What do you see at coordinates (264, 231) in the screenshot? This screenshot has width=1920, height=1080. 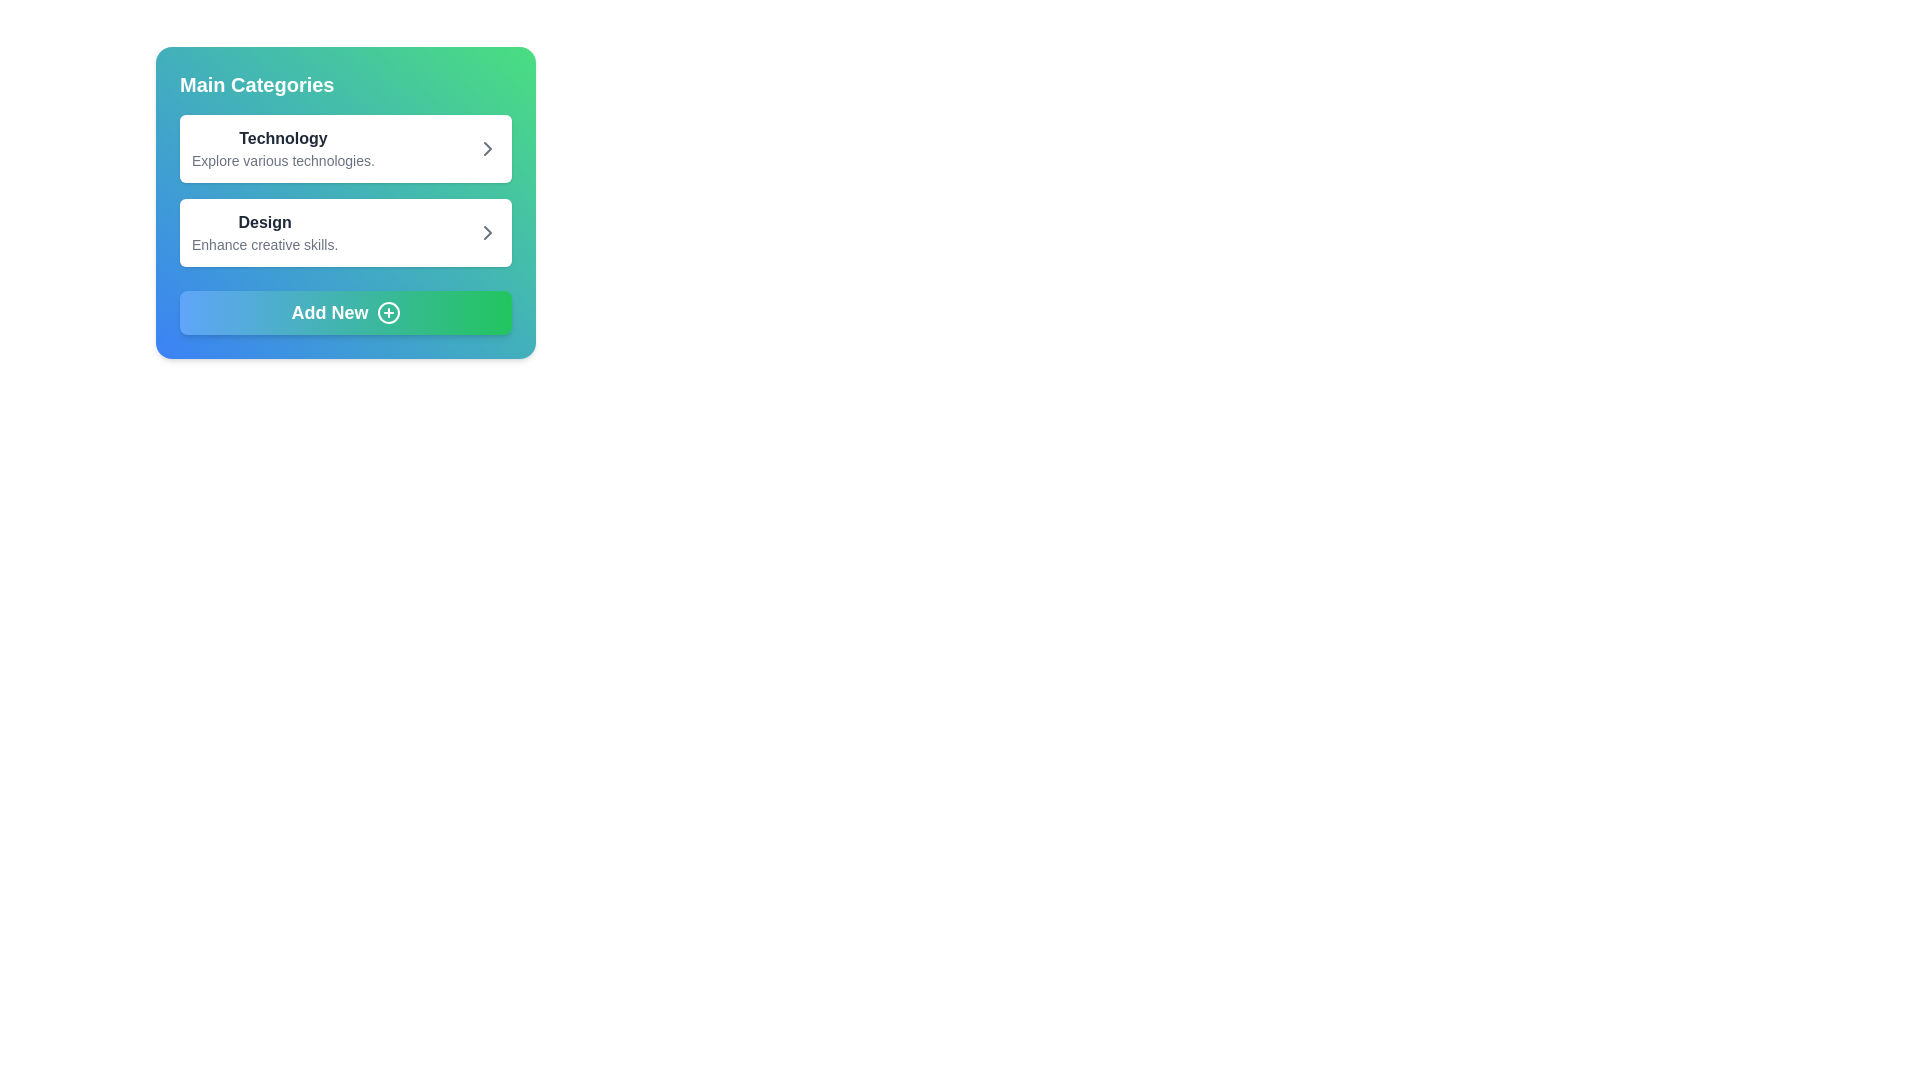 I see `the Text block presenting the category title 'Design' and description 'Enhance creative skills.' which is the second item in the 'Main Categories' list` at bounding box center [264, 231].